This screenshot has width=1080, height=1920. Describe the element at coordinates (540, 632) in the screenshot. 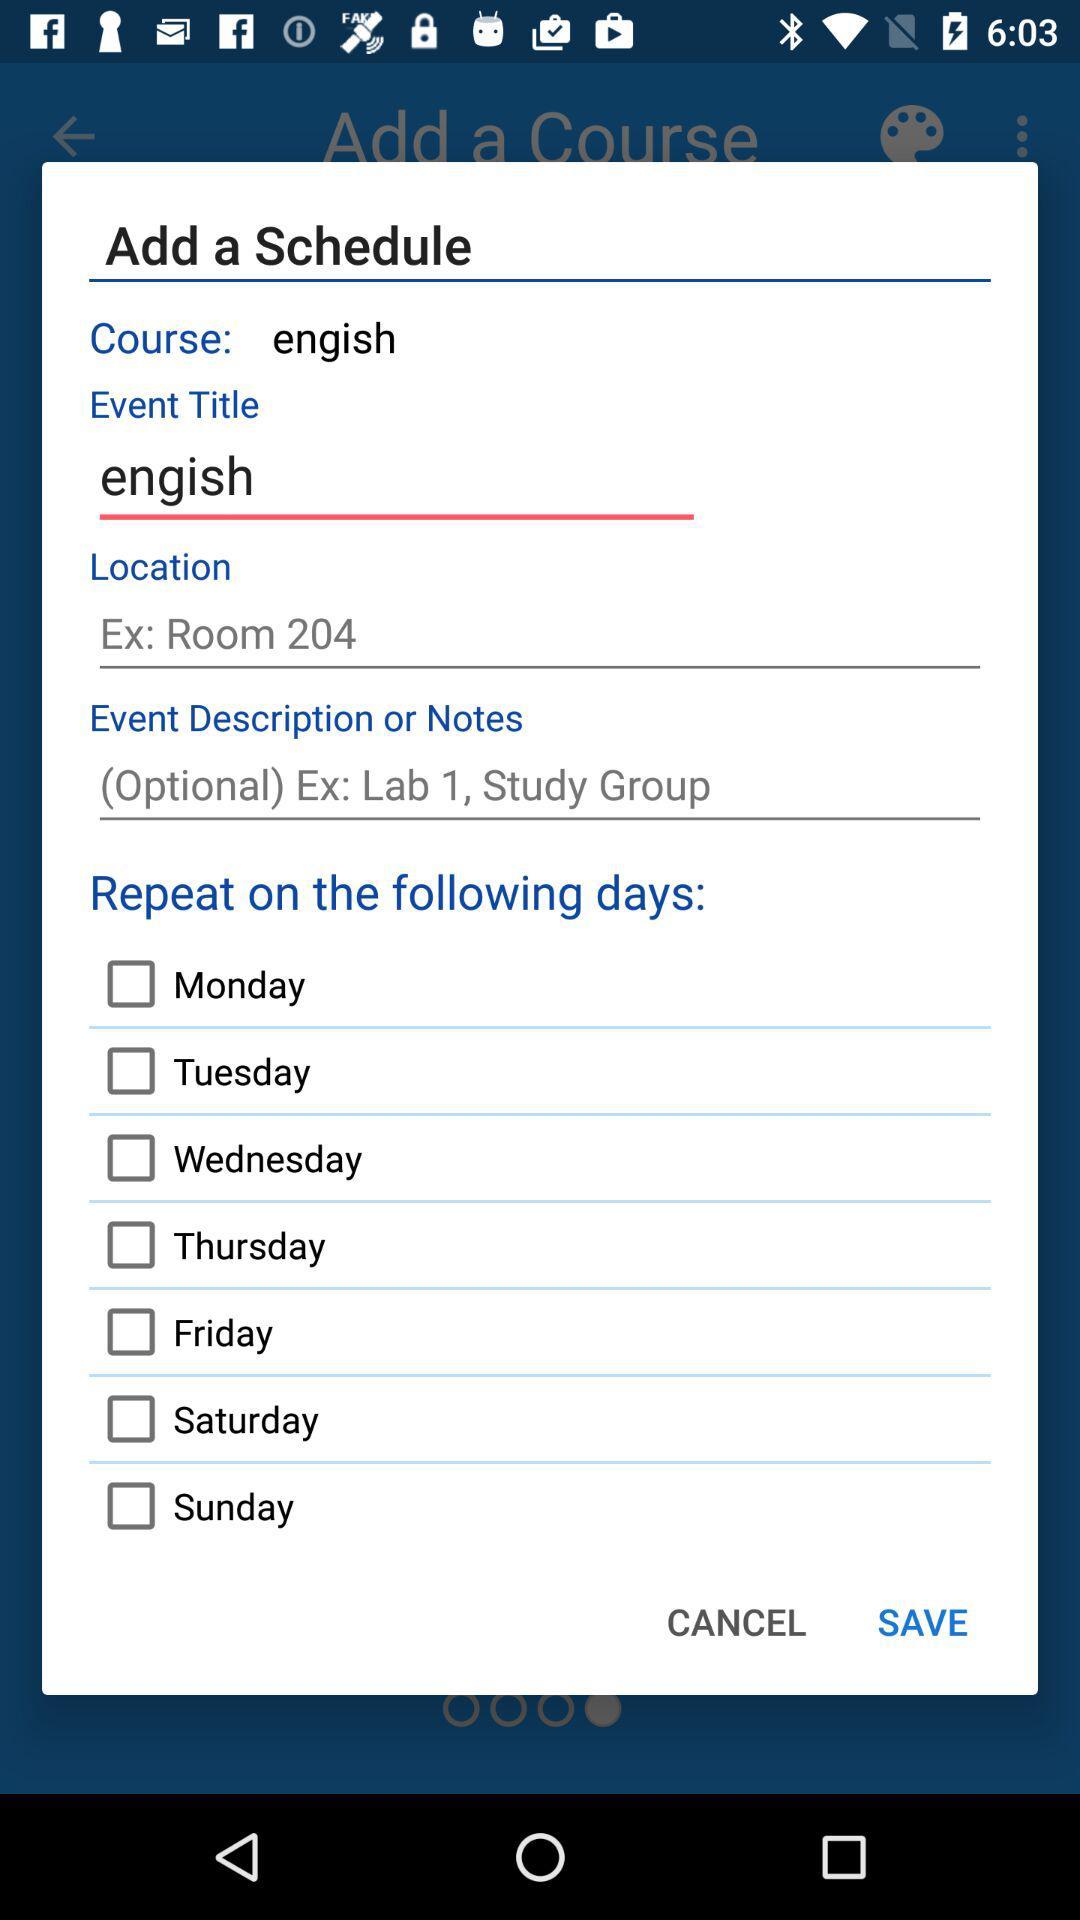

I see `insert class location` at that location.